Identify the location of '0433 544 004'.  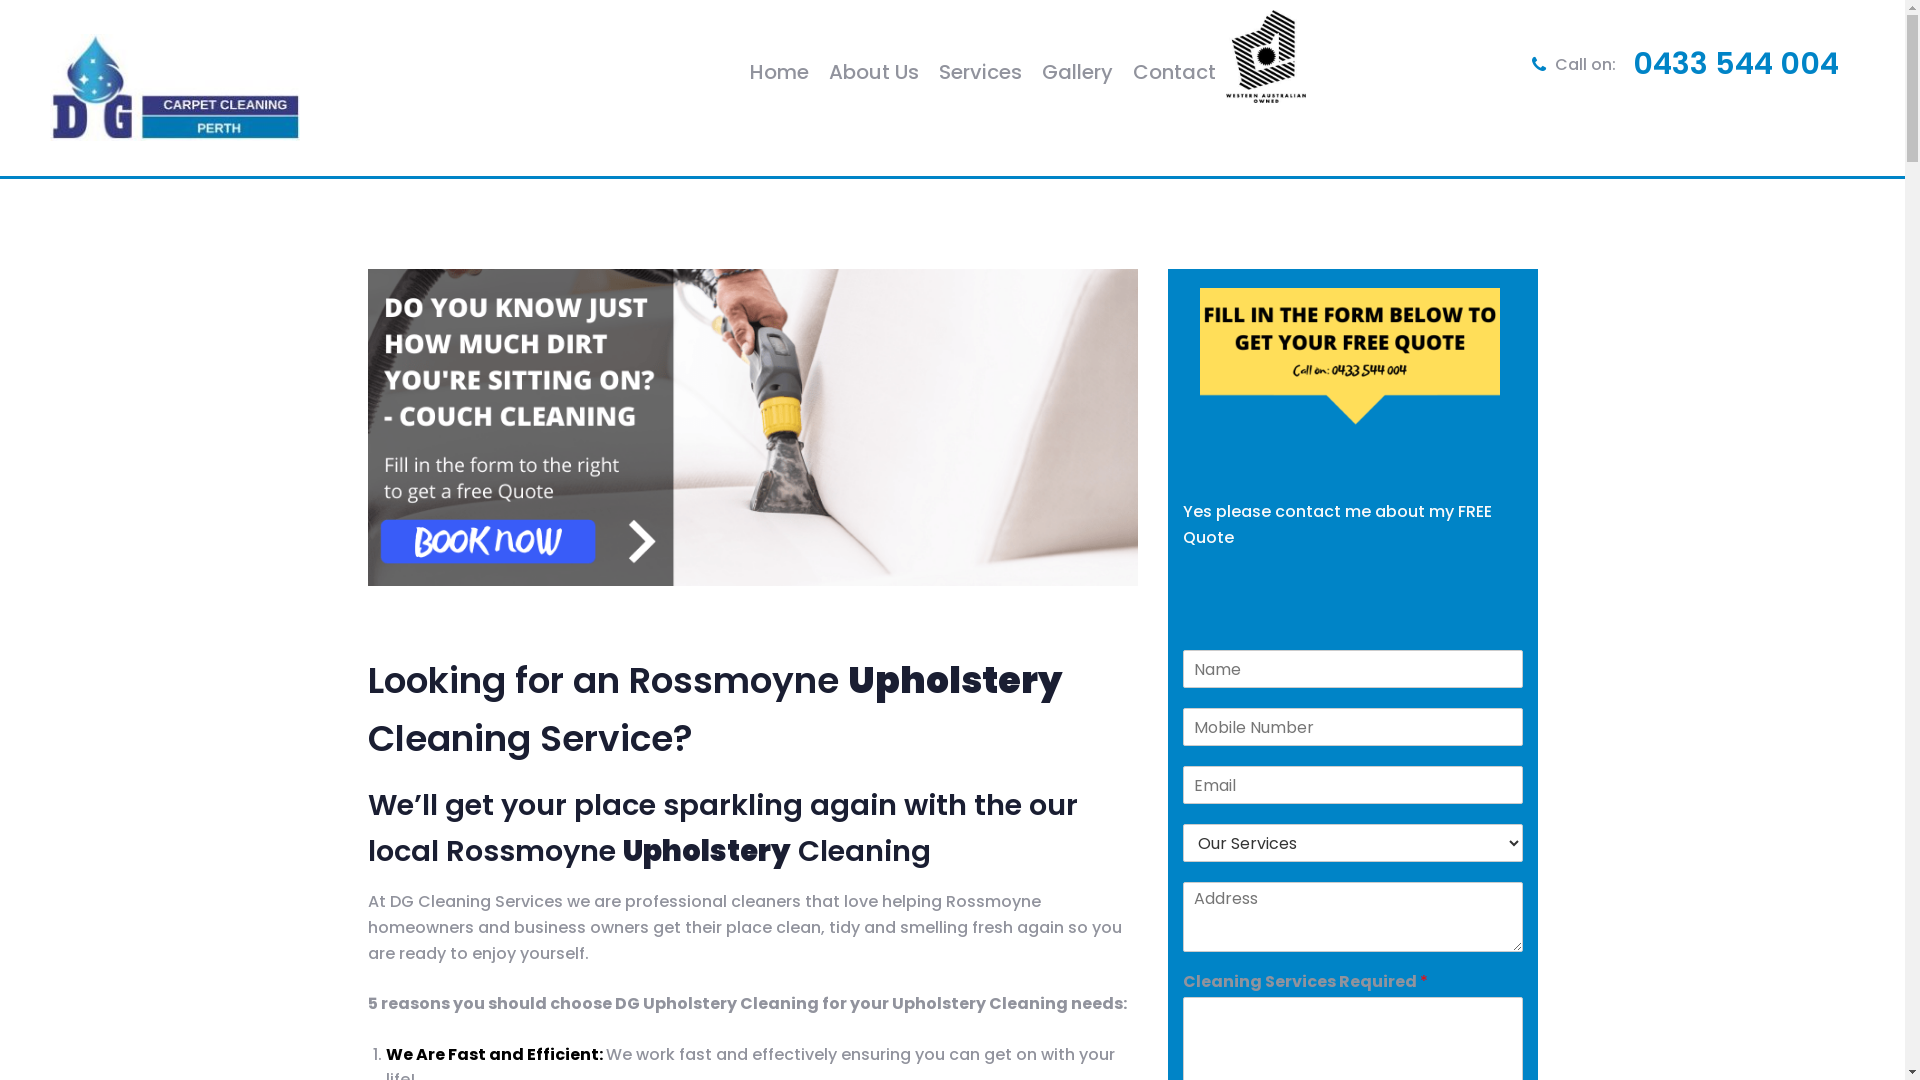
(1735, 63).